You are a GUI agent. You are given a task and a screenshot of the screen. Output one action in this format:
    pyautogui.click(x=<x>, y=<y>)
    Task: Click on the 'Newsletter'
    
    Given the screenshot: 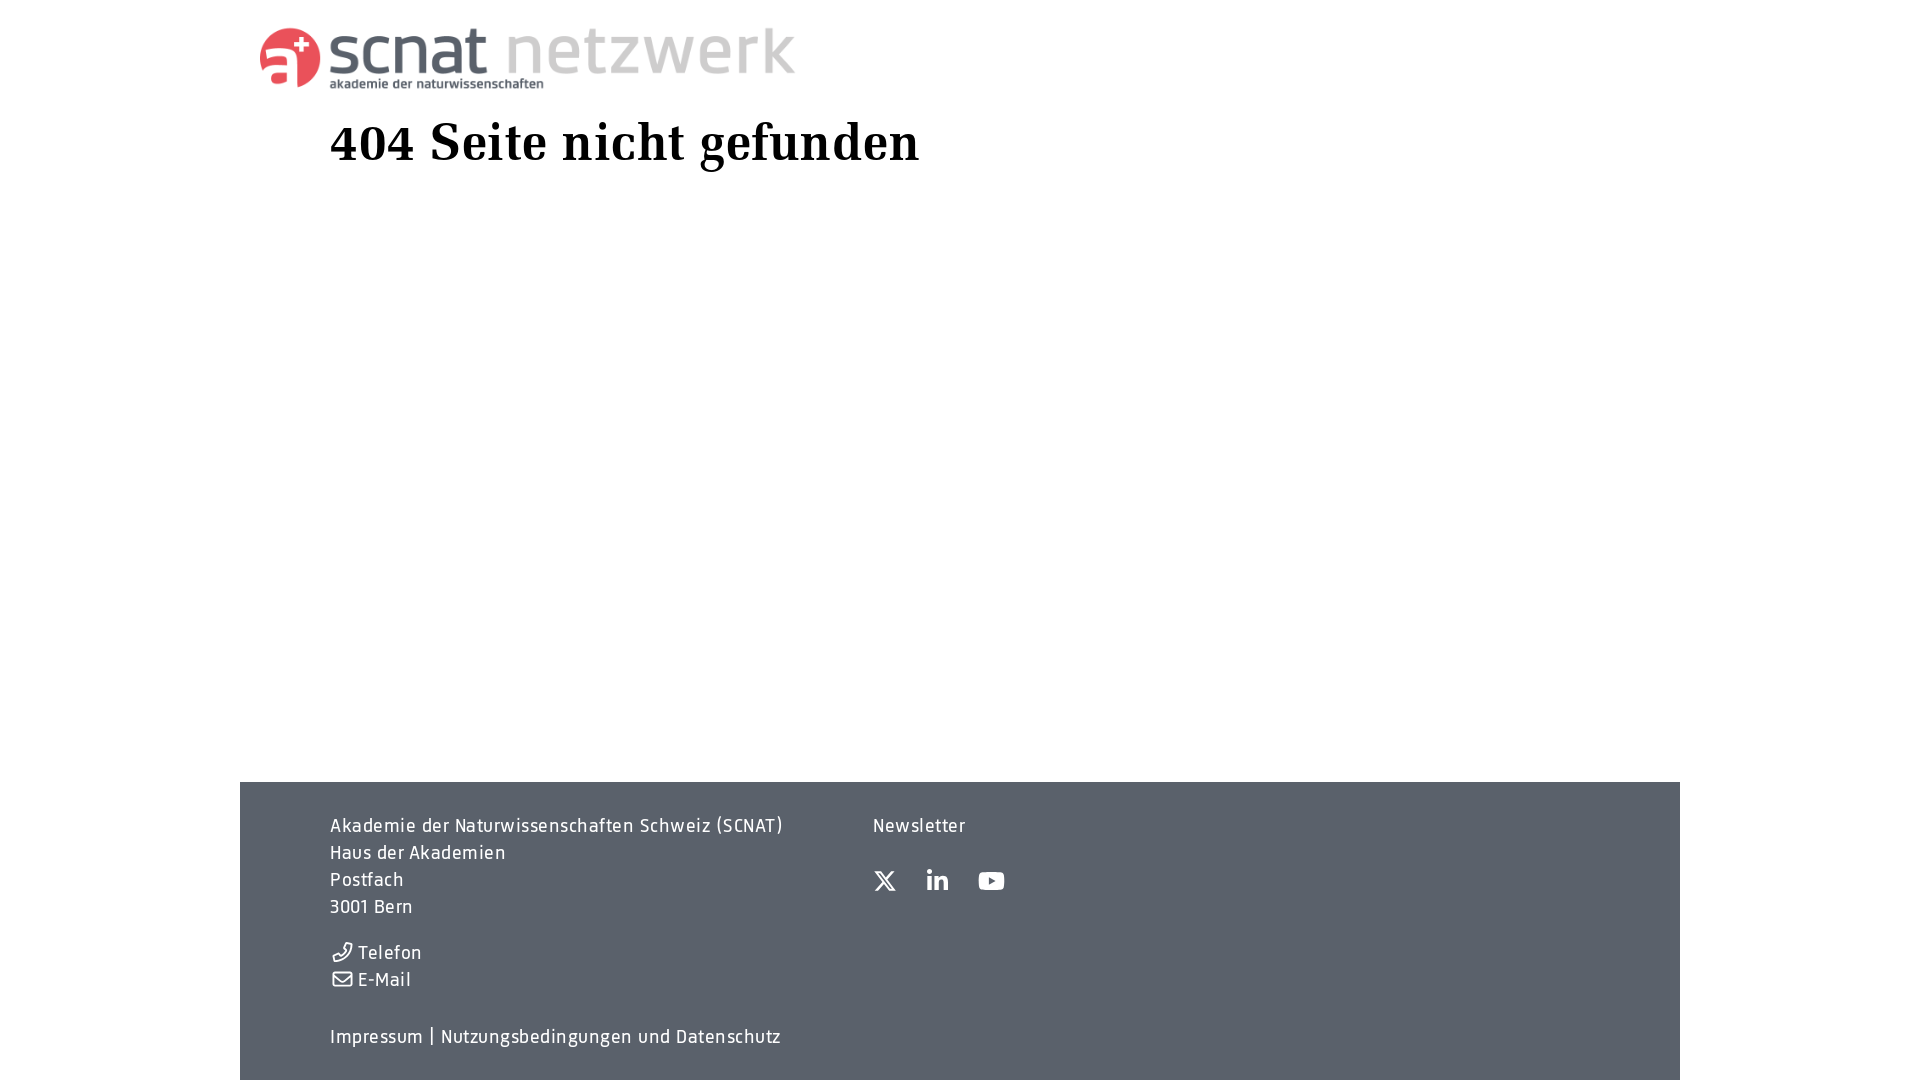 What is the action you would take?
    pyautogui.click(x=917, y=825)
    